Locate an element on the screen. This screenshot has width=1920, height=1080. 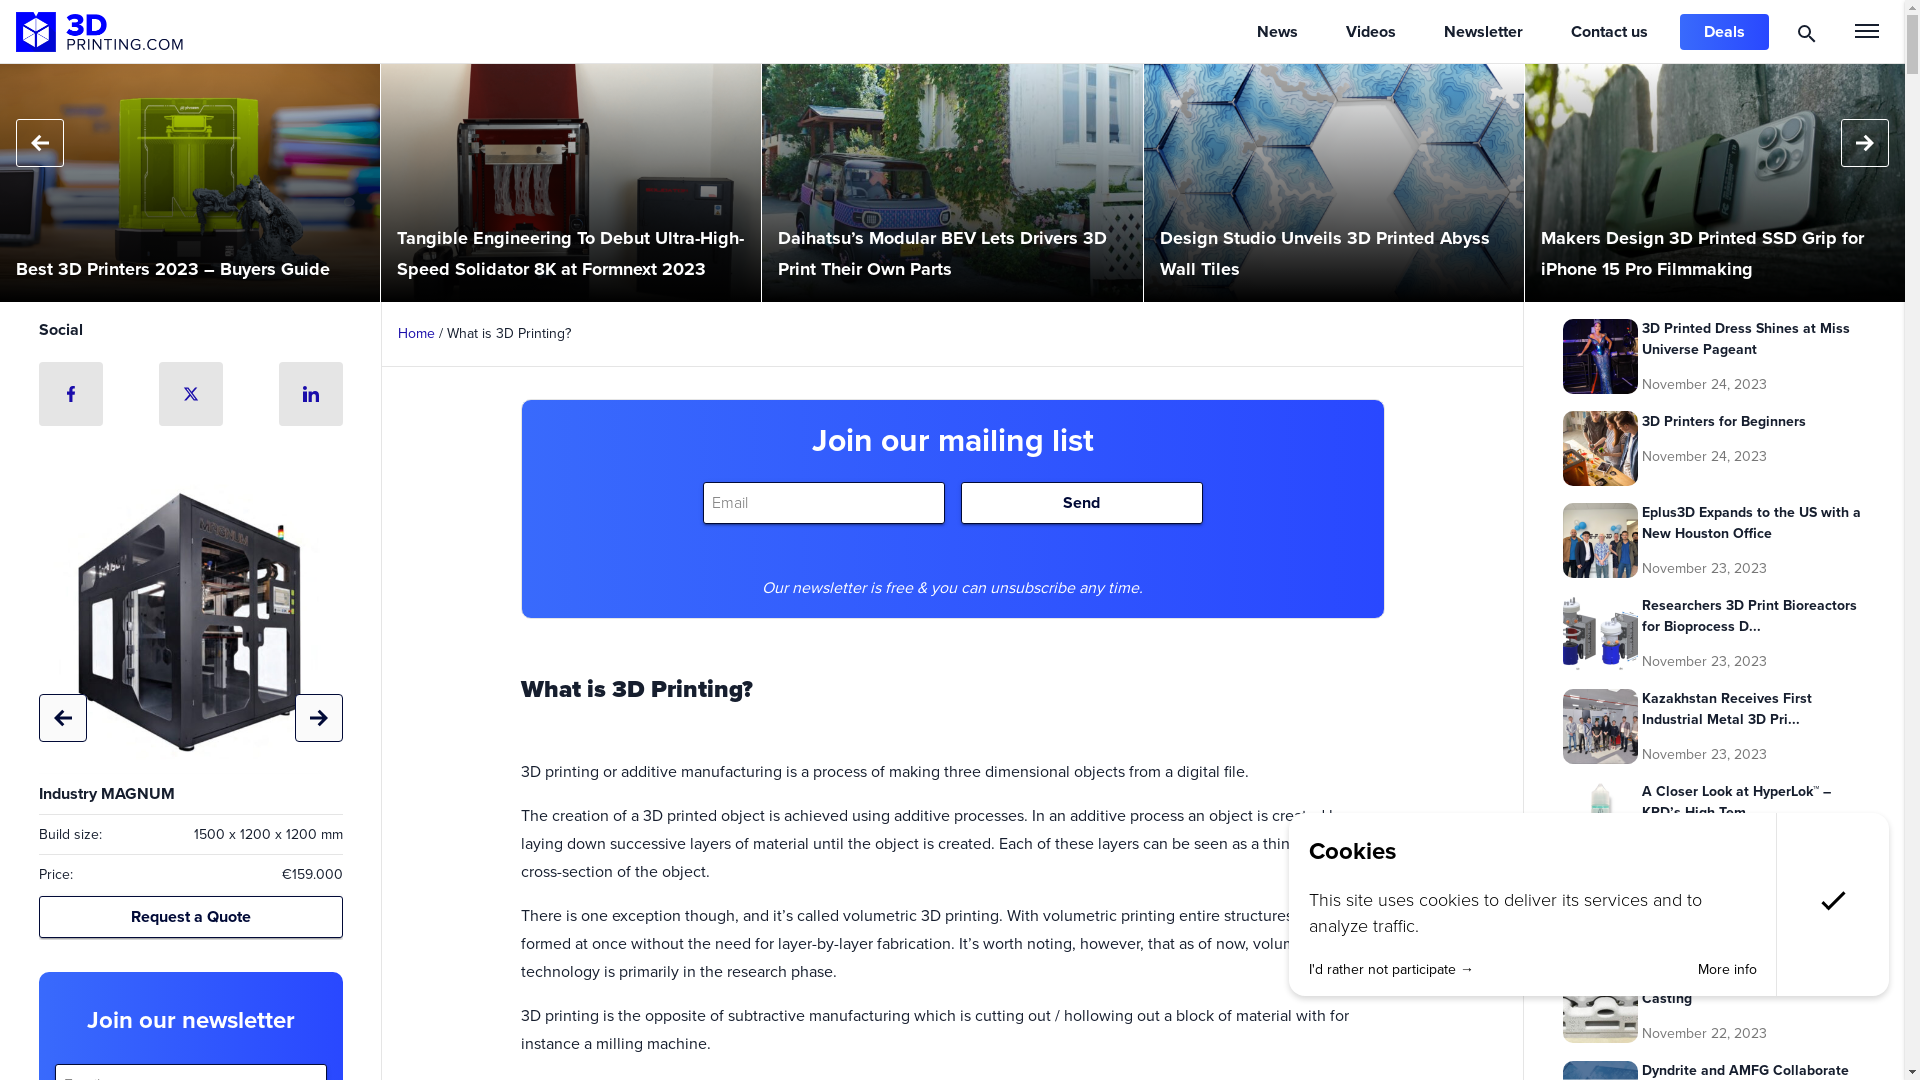
'Send' is located at coordinates (1079, 501).